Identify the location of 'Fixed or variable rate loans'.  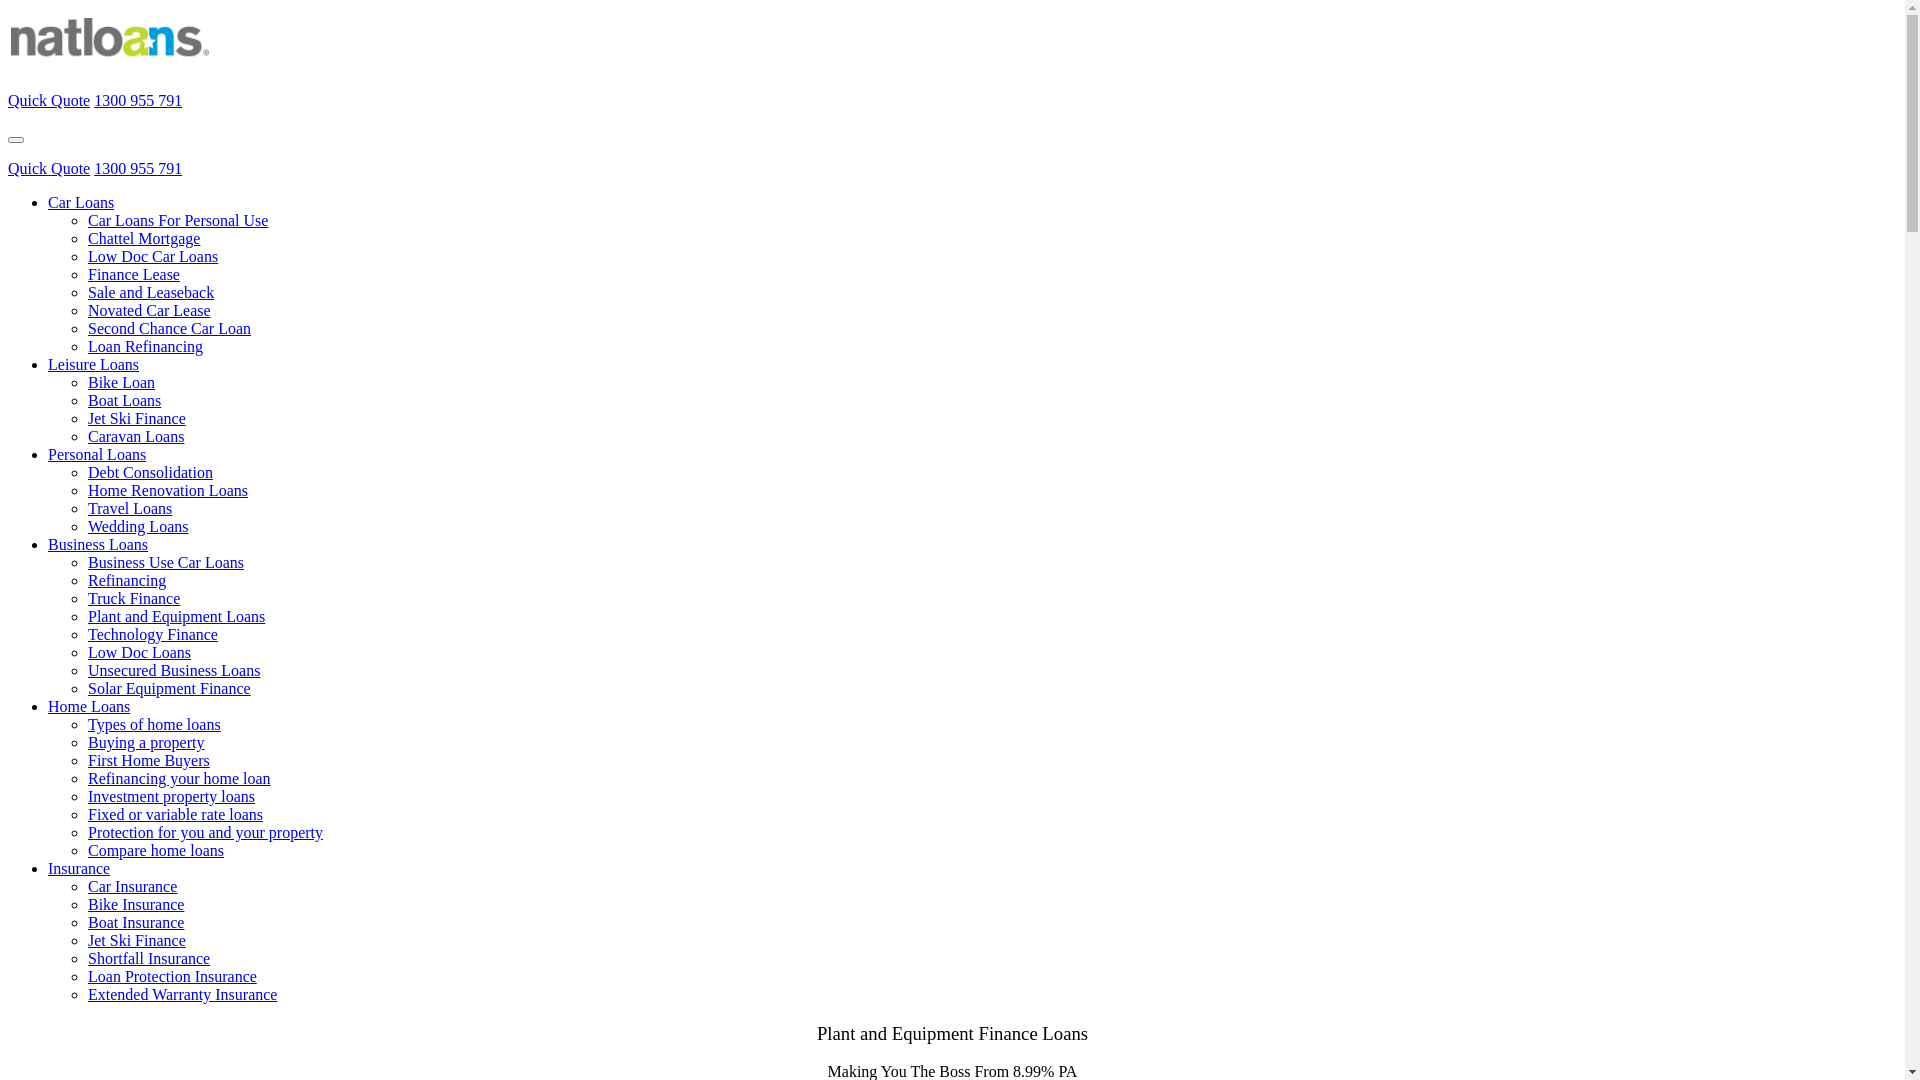
(86, 814).